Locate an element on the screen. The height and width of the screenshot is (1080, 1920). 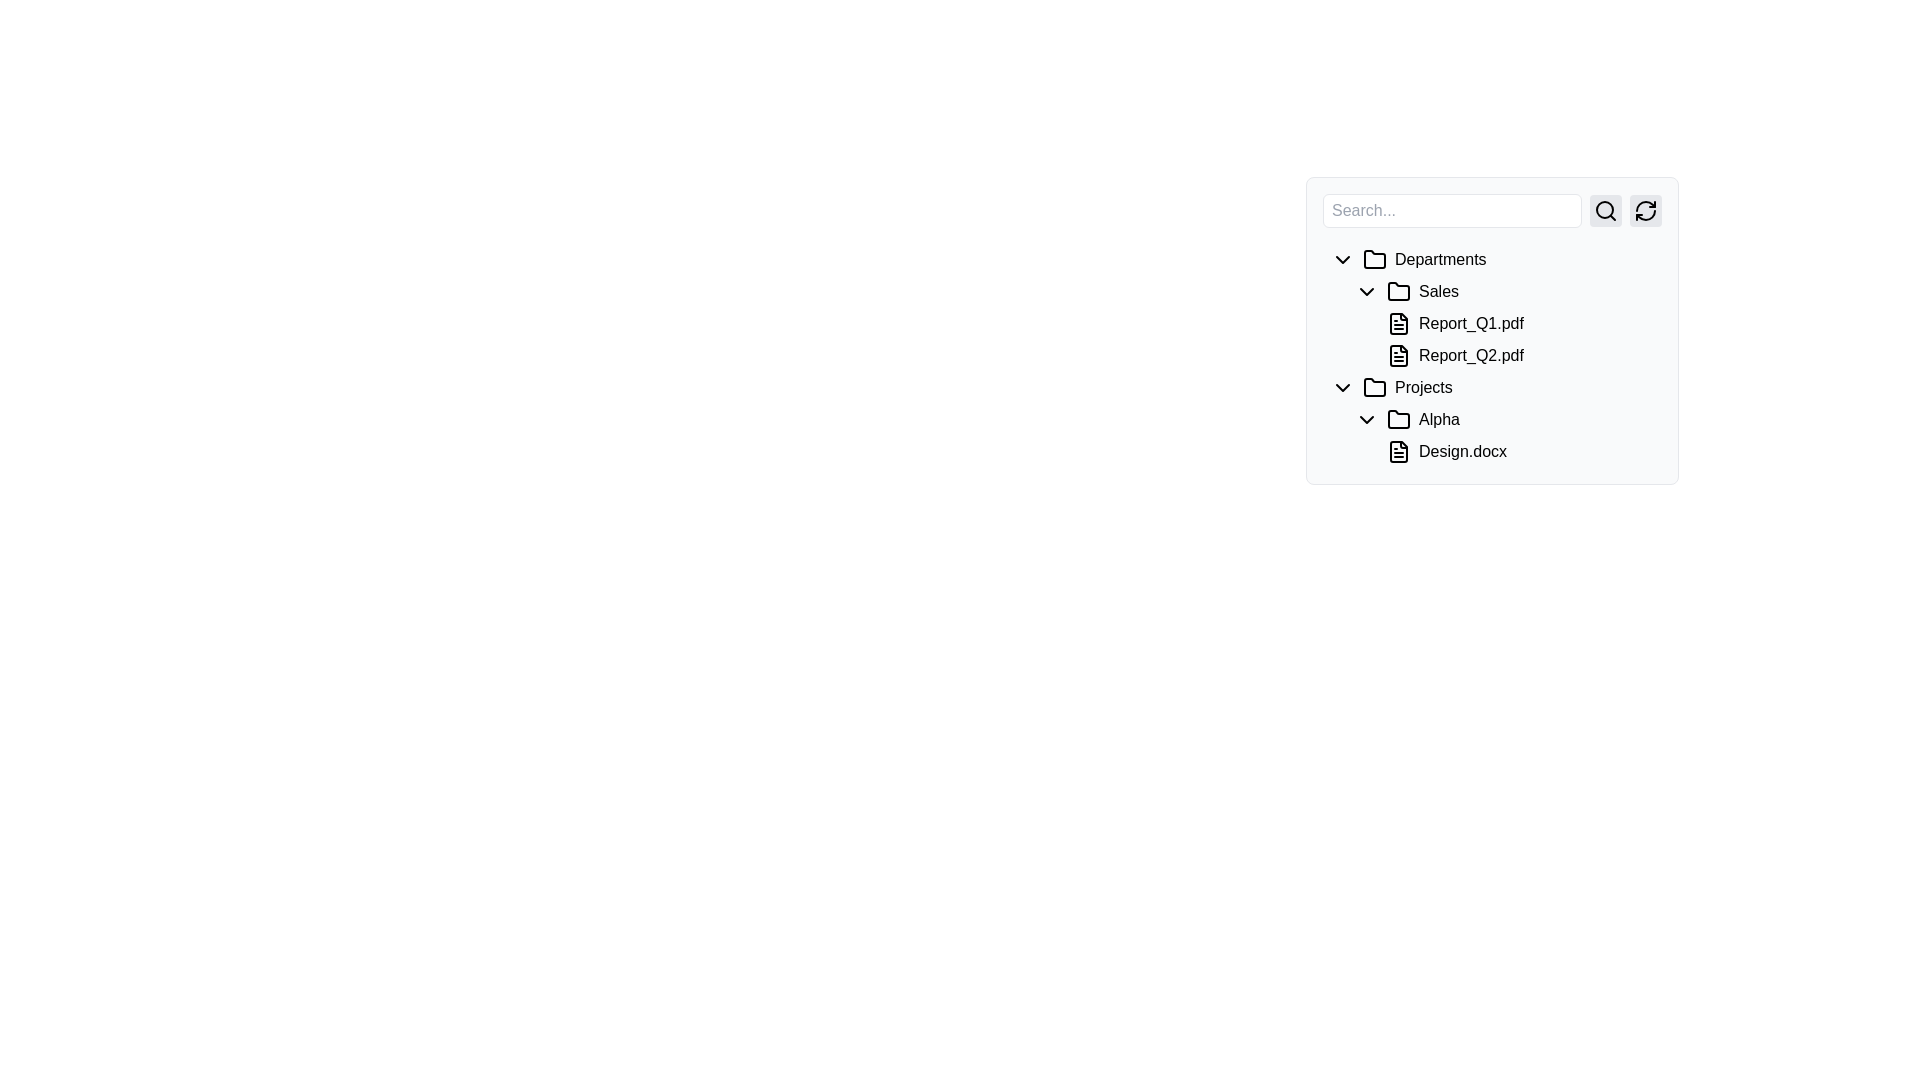
the folder icon located to the left of the text 'Projects' in the hierarchical file structure is located at coordinates (1377, 388).